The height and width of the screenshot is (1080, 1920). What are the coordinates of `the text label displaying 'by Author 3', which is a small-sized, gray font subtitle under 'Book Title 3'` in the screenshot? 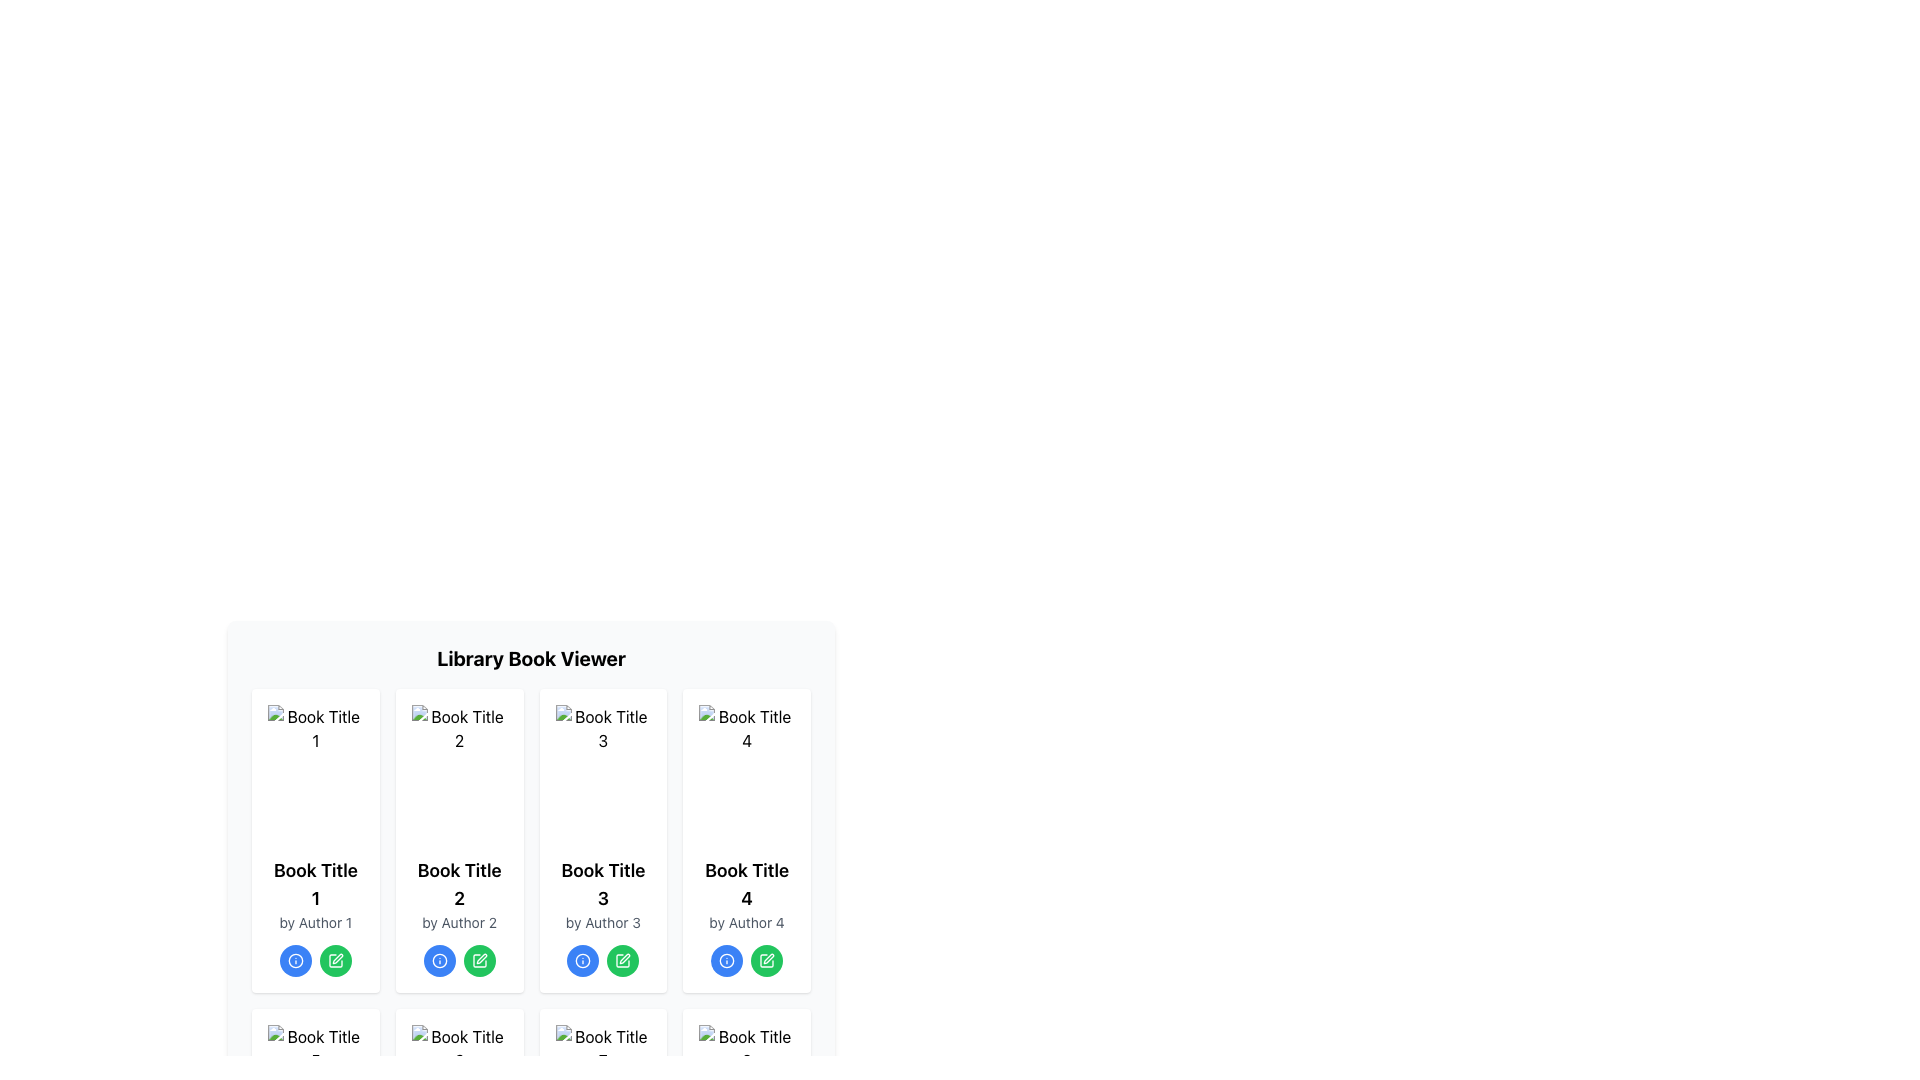 It's located at (602, 922).